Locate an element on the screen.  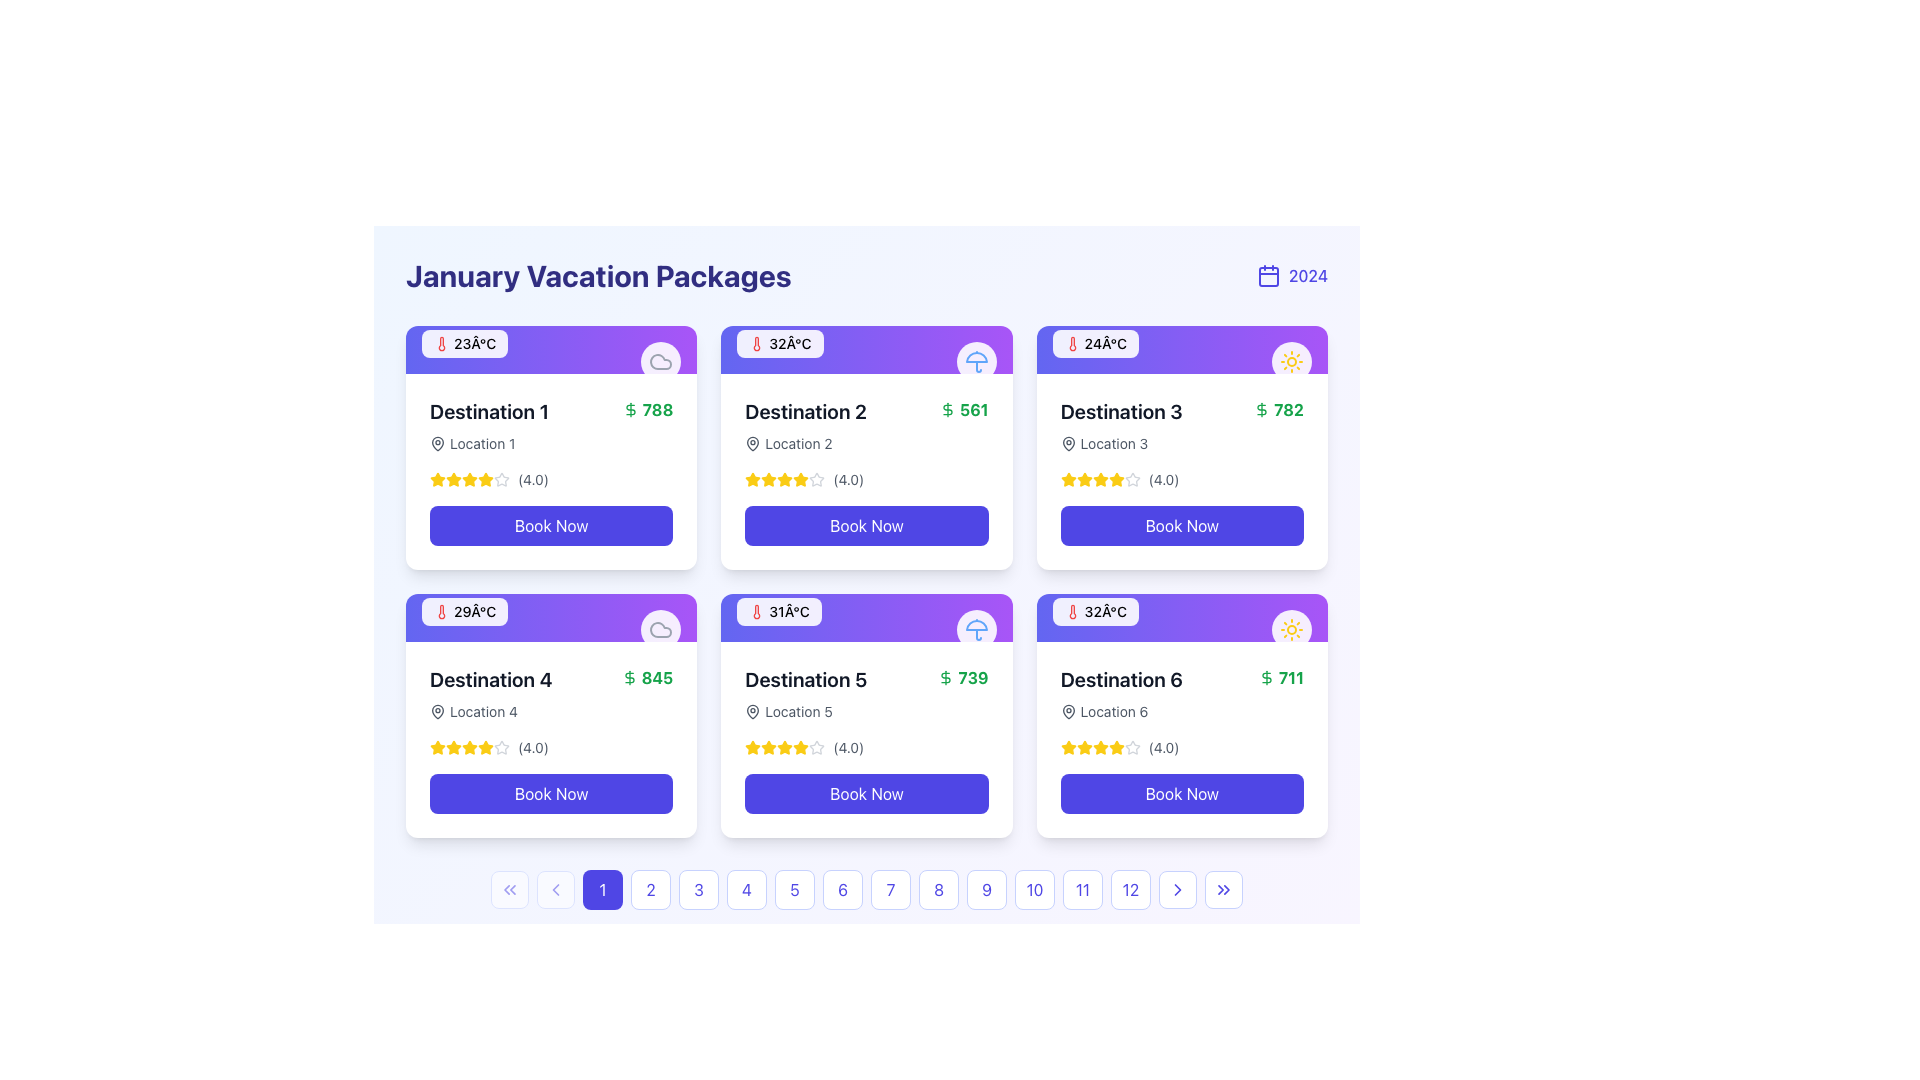
the second pagination button, which is styled as a square with rounded corners, white with a blue border, and displays the numeral '2' in blue at its center is located at coordinates (651, 889).